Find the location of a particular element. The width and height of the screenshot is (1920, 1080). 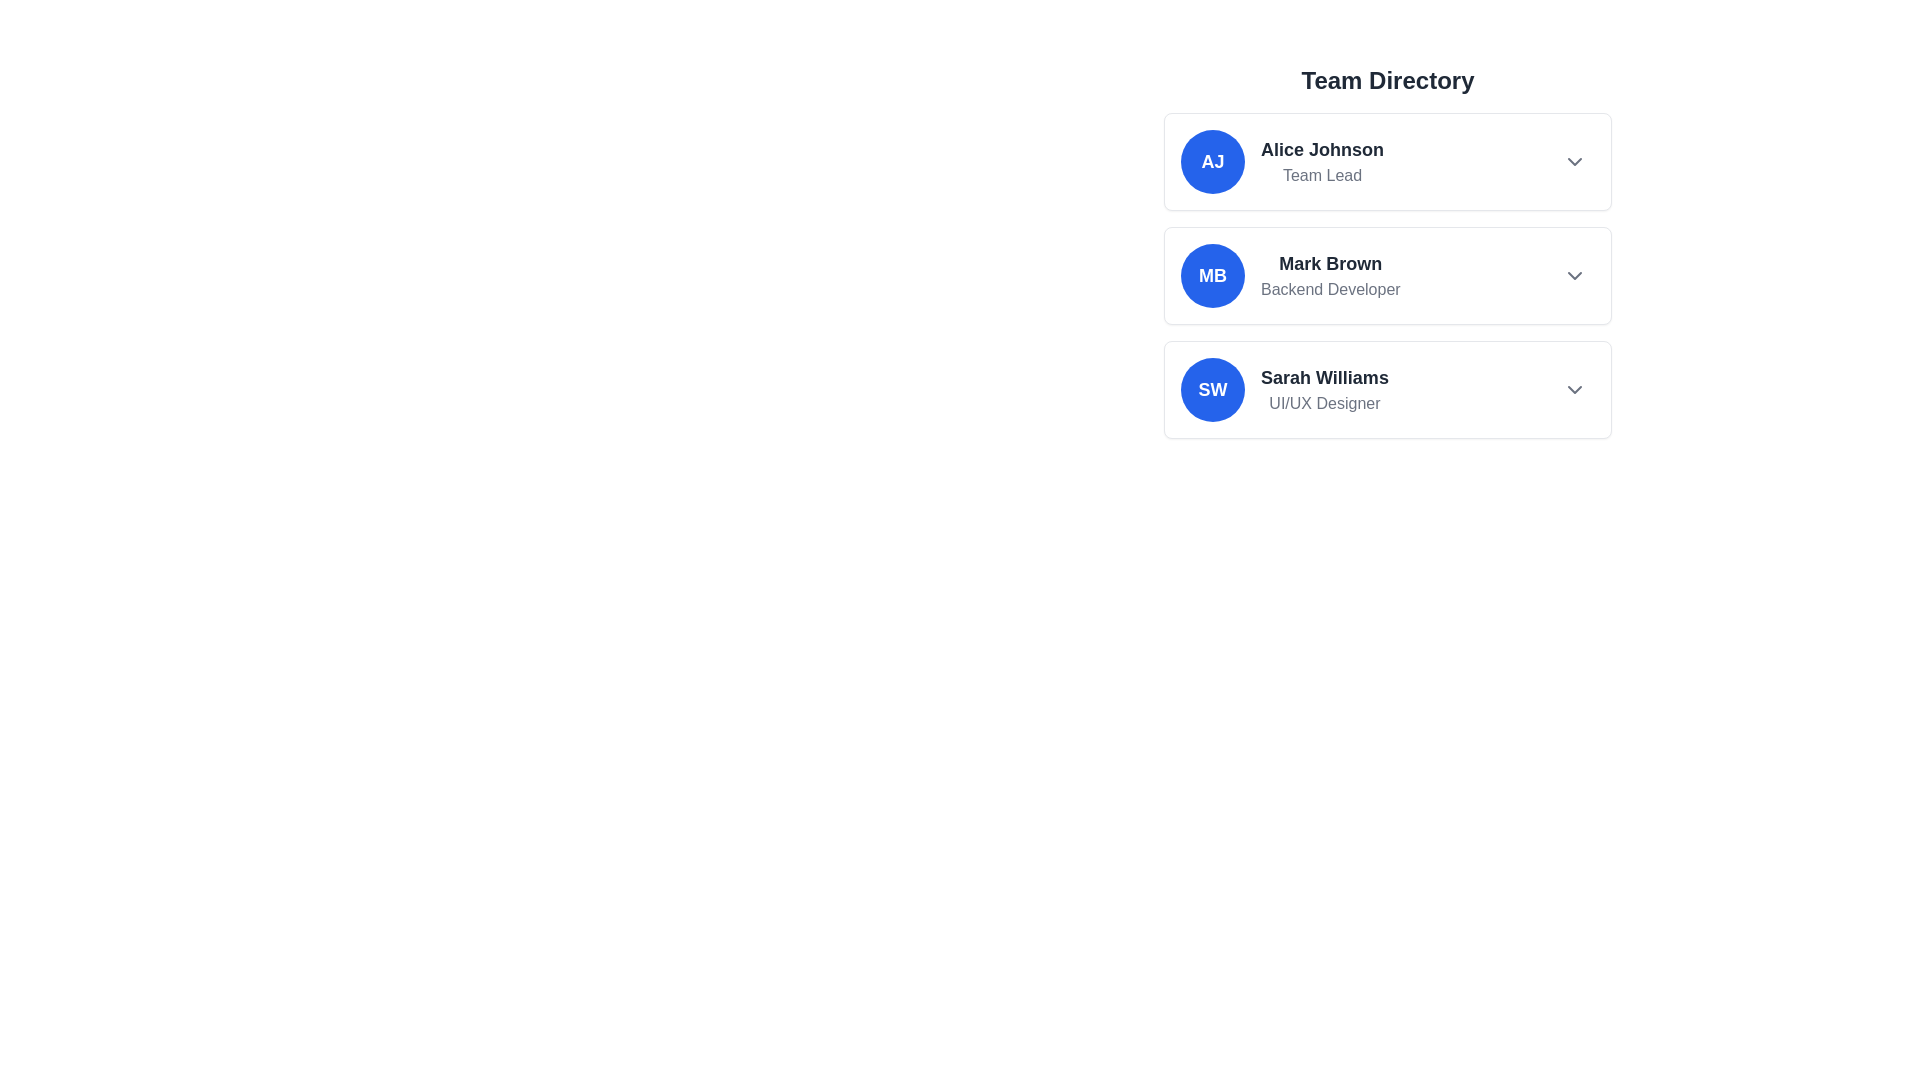

the toggle button for 'Alice Johnson' to observe a color change is located at coordinates (1573, 161).